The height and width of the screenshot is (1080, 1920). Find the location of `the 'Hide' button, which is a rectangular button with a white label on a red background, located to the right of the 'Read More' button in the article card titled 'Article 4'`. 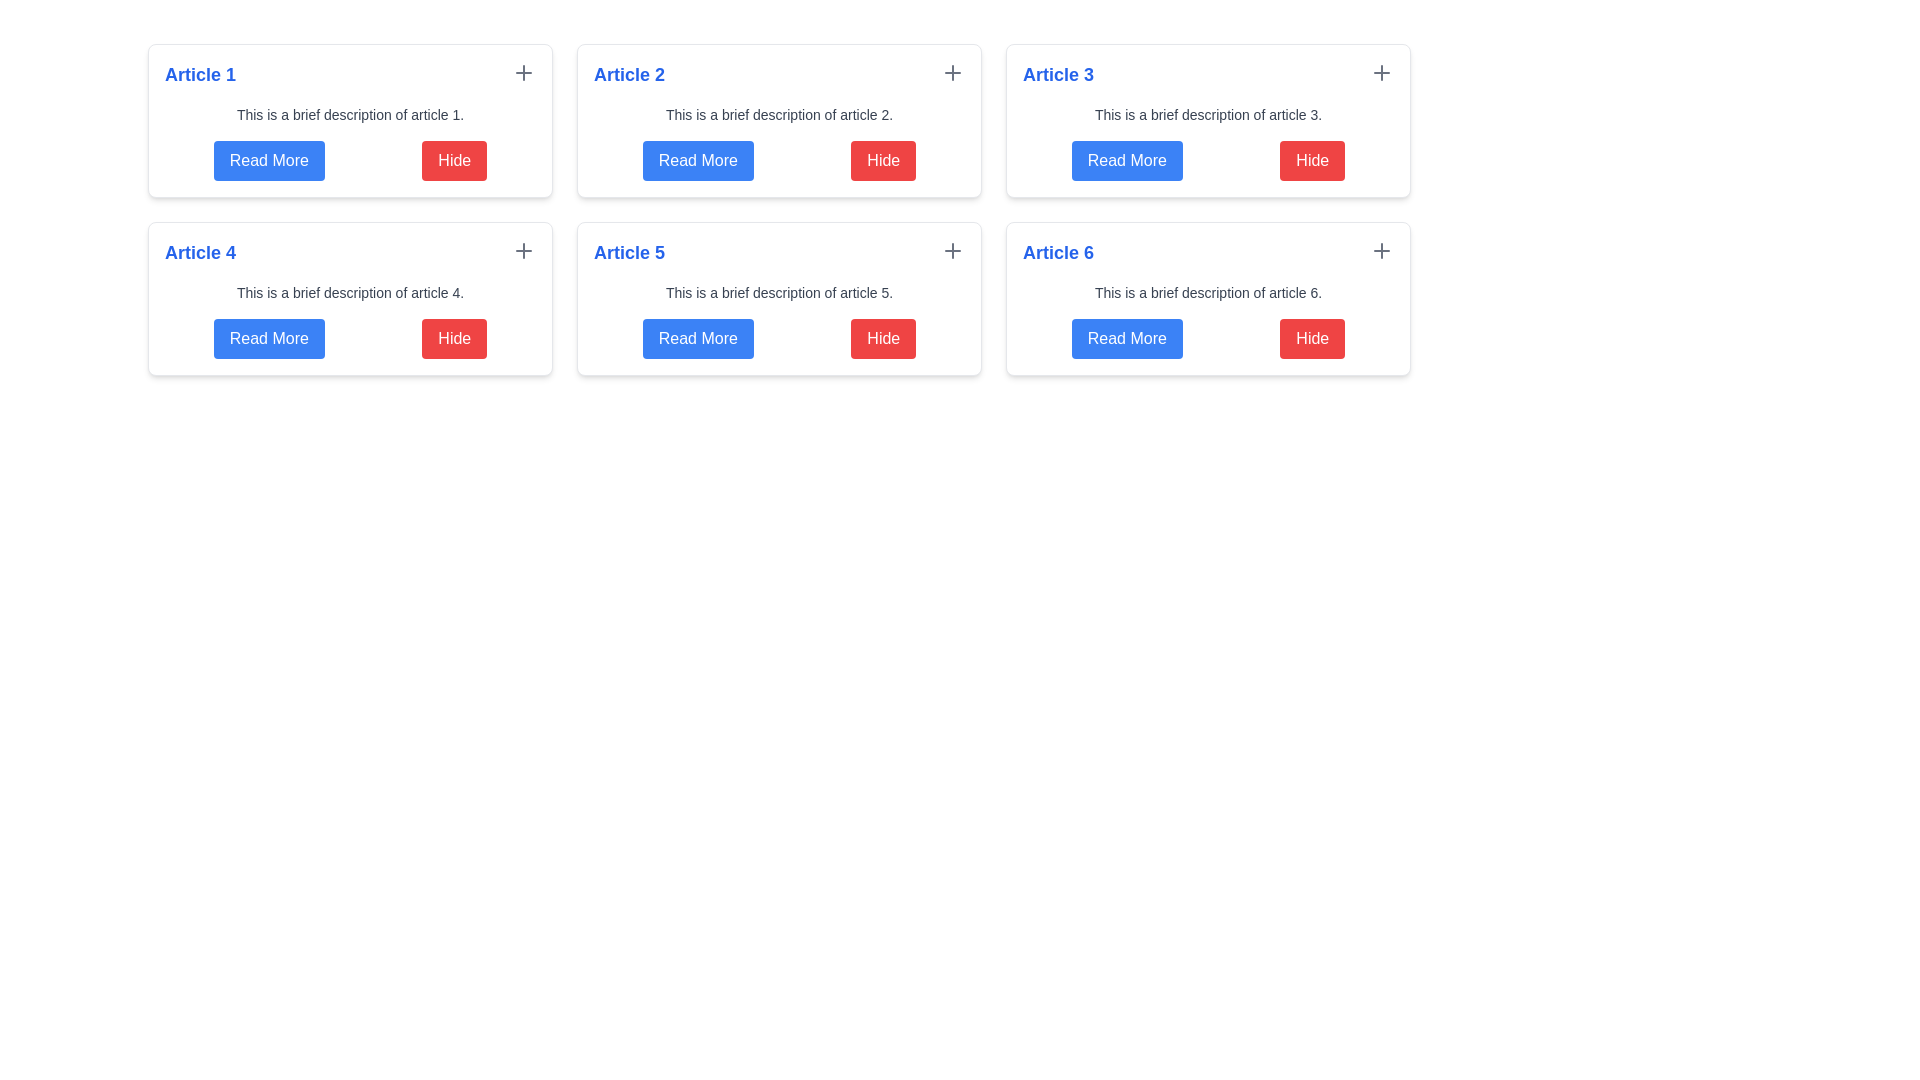

the 'Hide' button, which is a rectangular button with a white label on a red background, located to the right of the 'Read More' button in the article card titled 'Article 4' is located at coordinates (453, 338).